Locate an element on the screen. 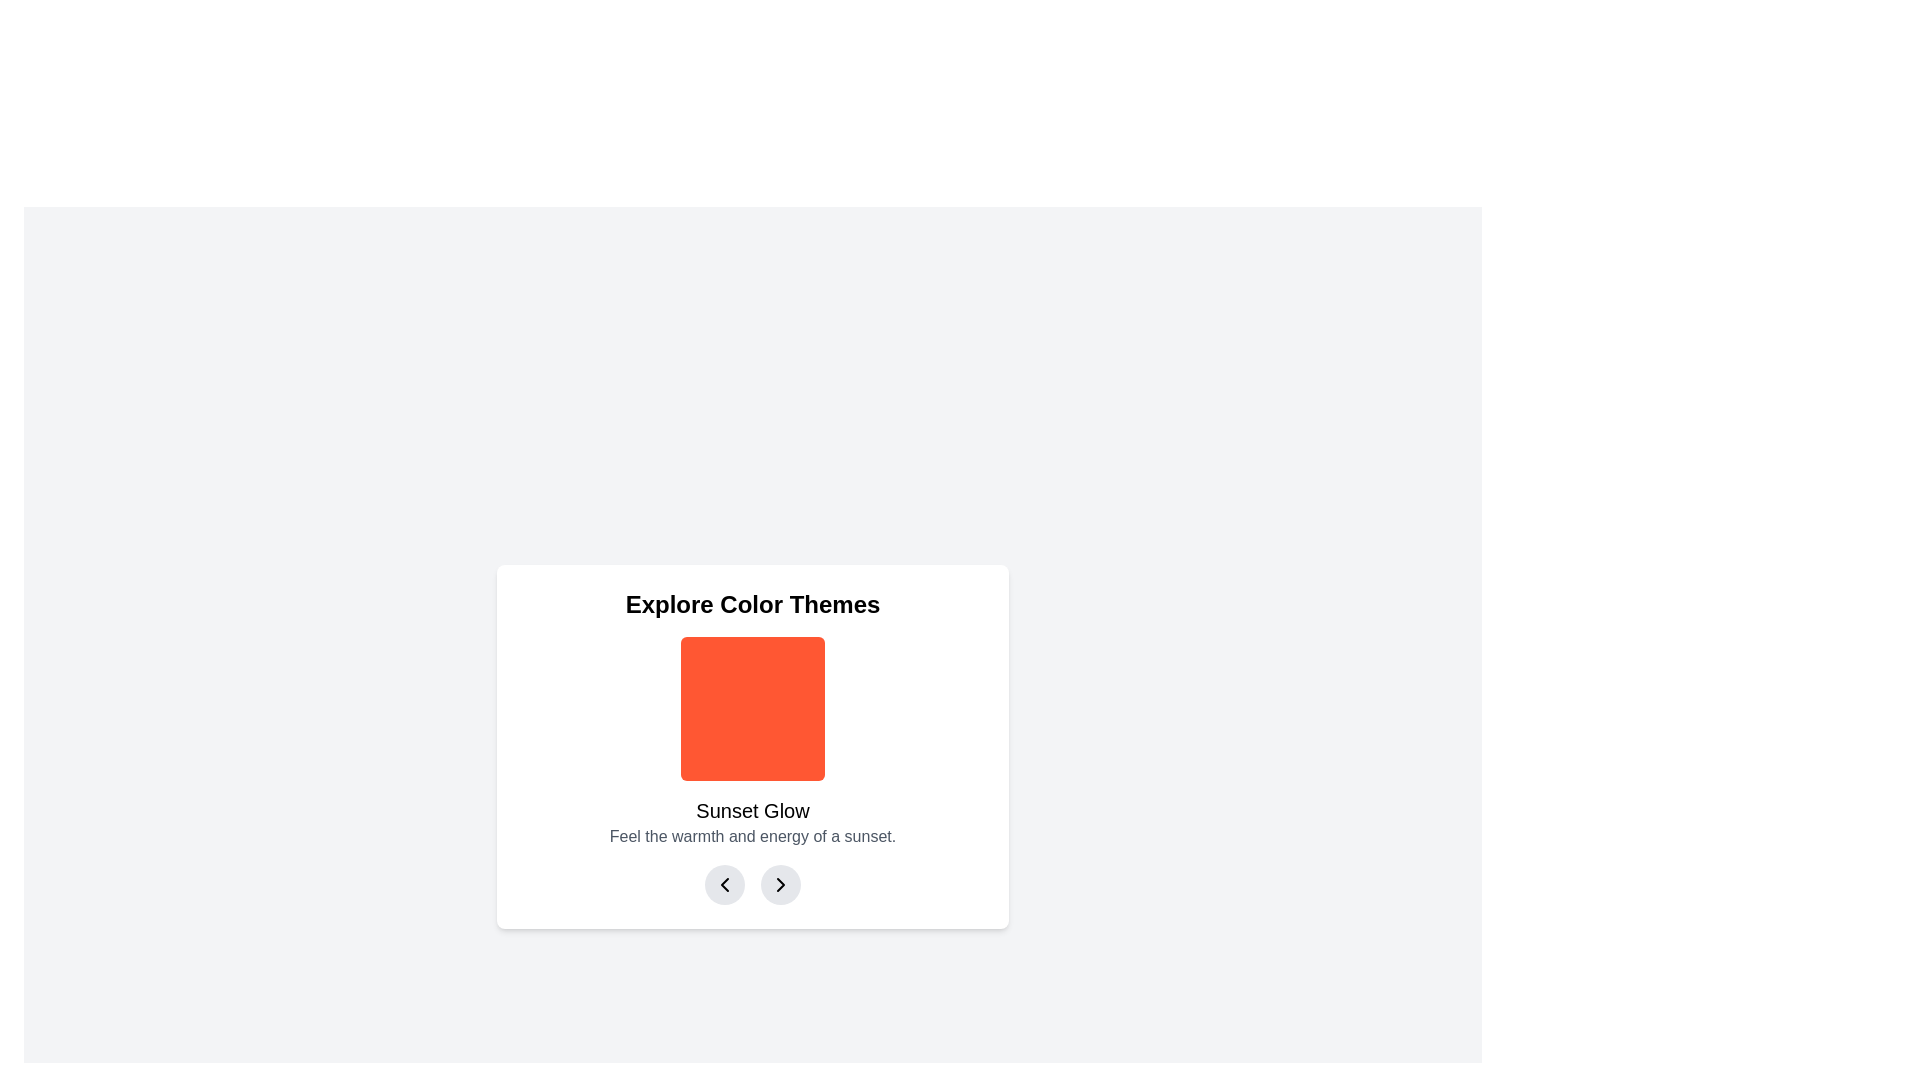 Image resolution: width=1920 pixels, height=1080 pixels. the text label that reads 'Sunset Glow', which is styled in bold black font and positioned below a colored square and above a descriptive caption is located at coordinates (752, 810).